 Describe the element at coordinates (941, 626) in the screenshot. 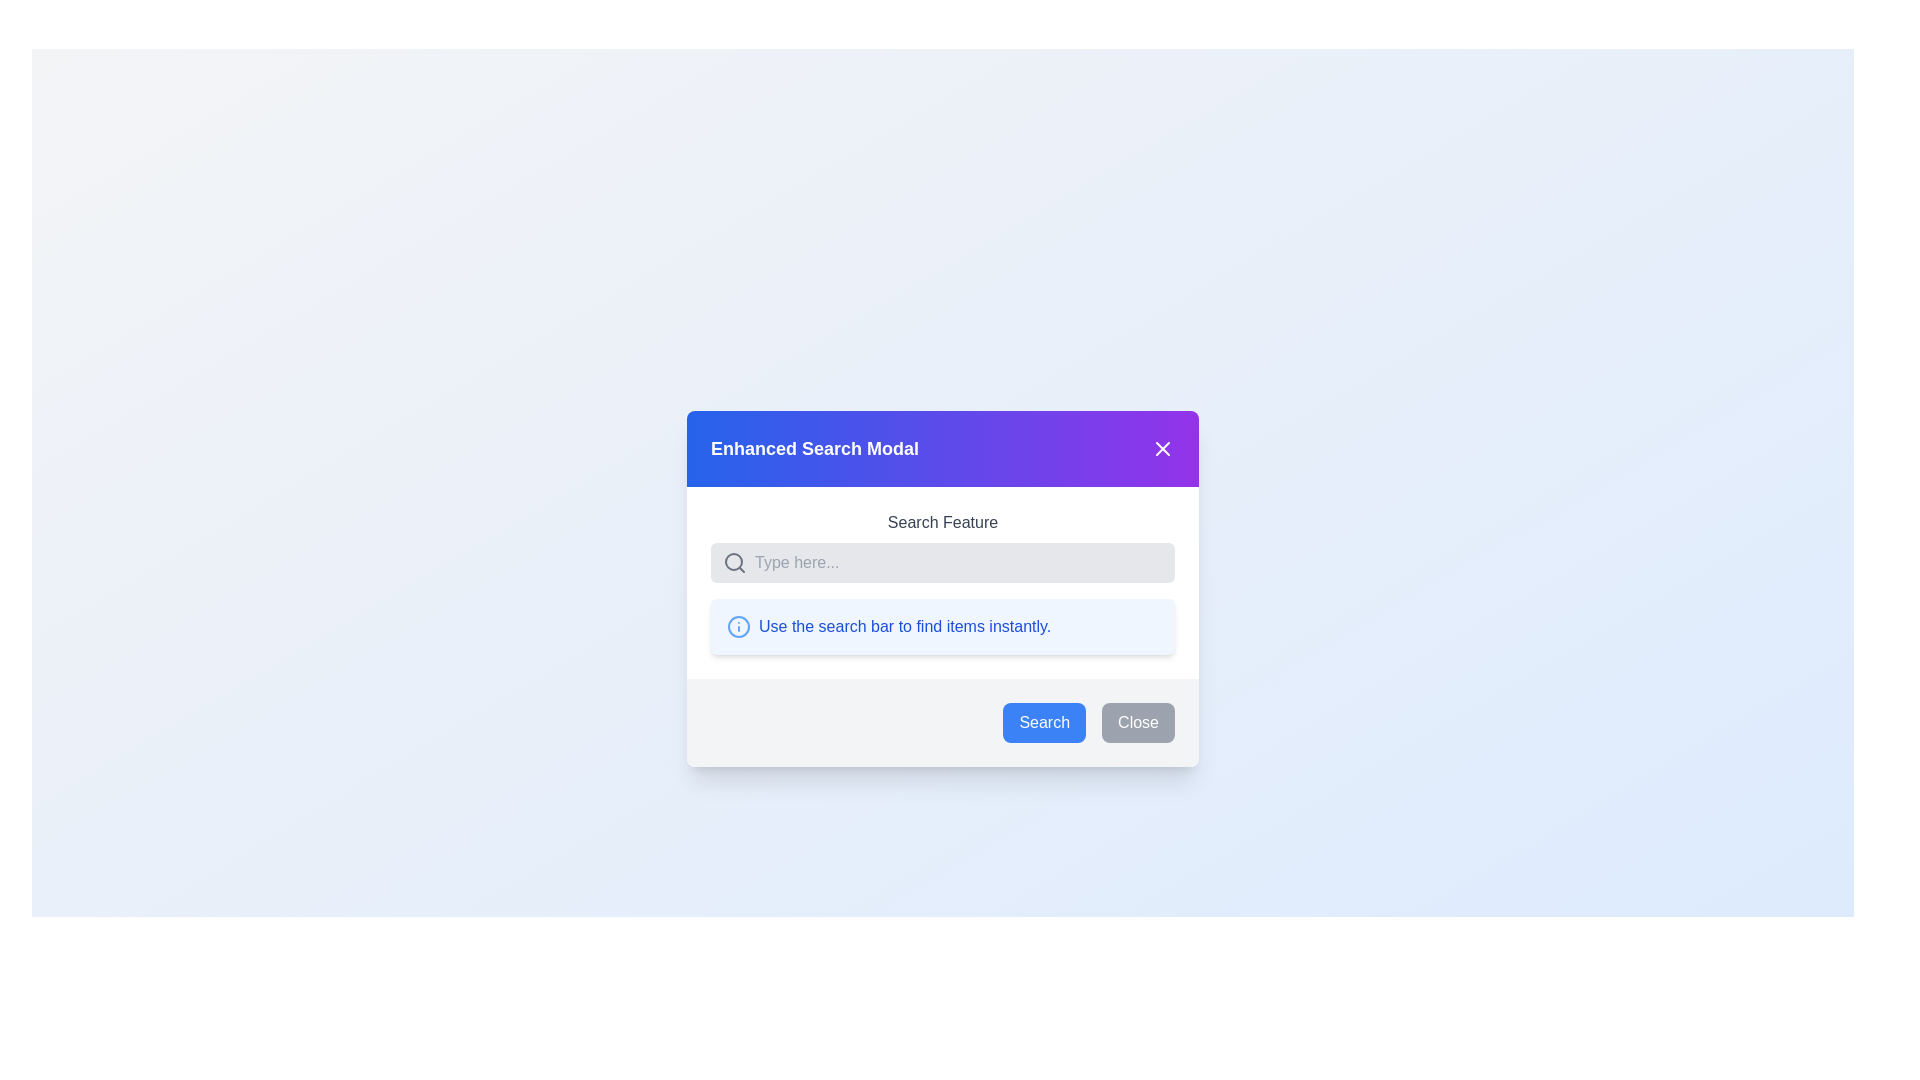

I see `the Informational Card, which is a rectangular area with a light blue background, rounded corners, and an informative icon on the left, located in the 'Enhanced Search Modal' dialog box` at that location.